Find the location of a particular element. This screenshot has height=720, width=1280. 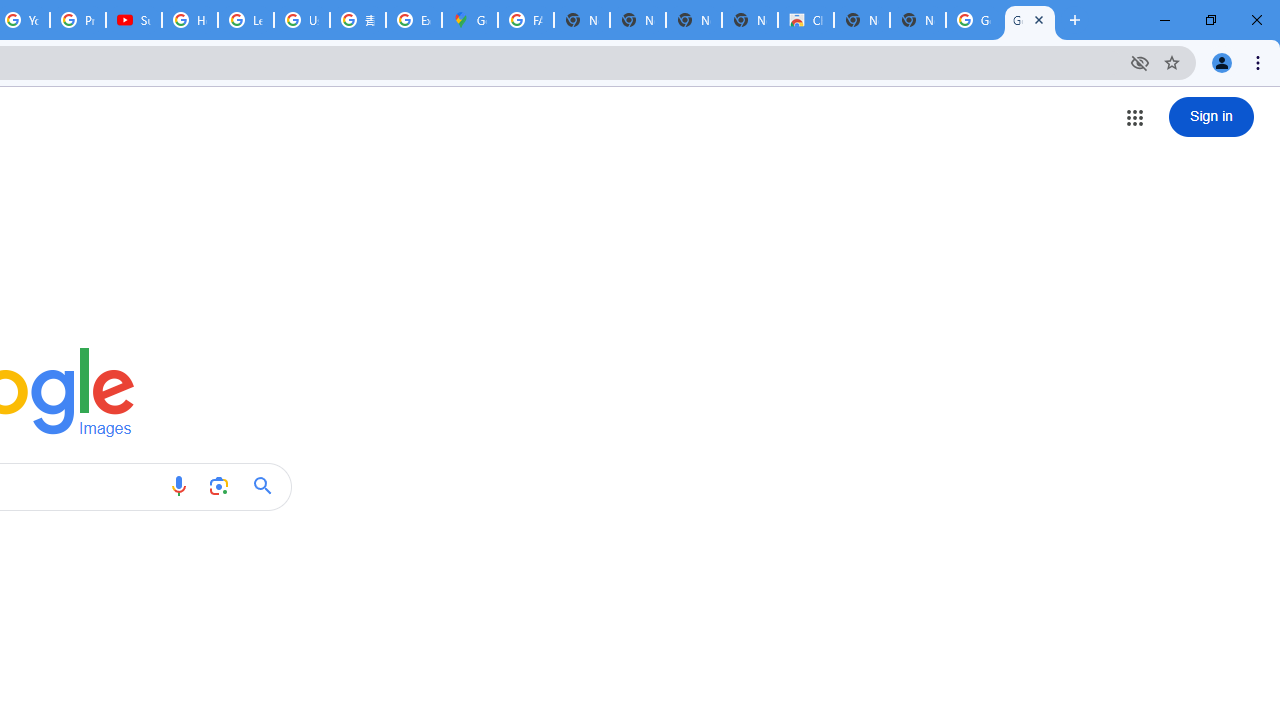

'Google Maps' is located at coordinates (468, 20).